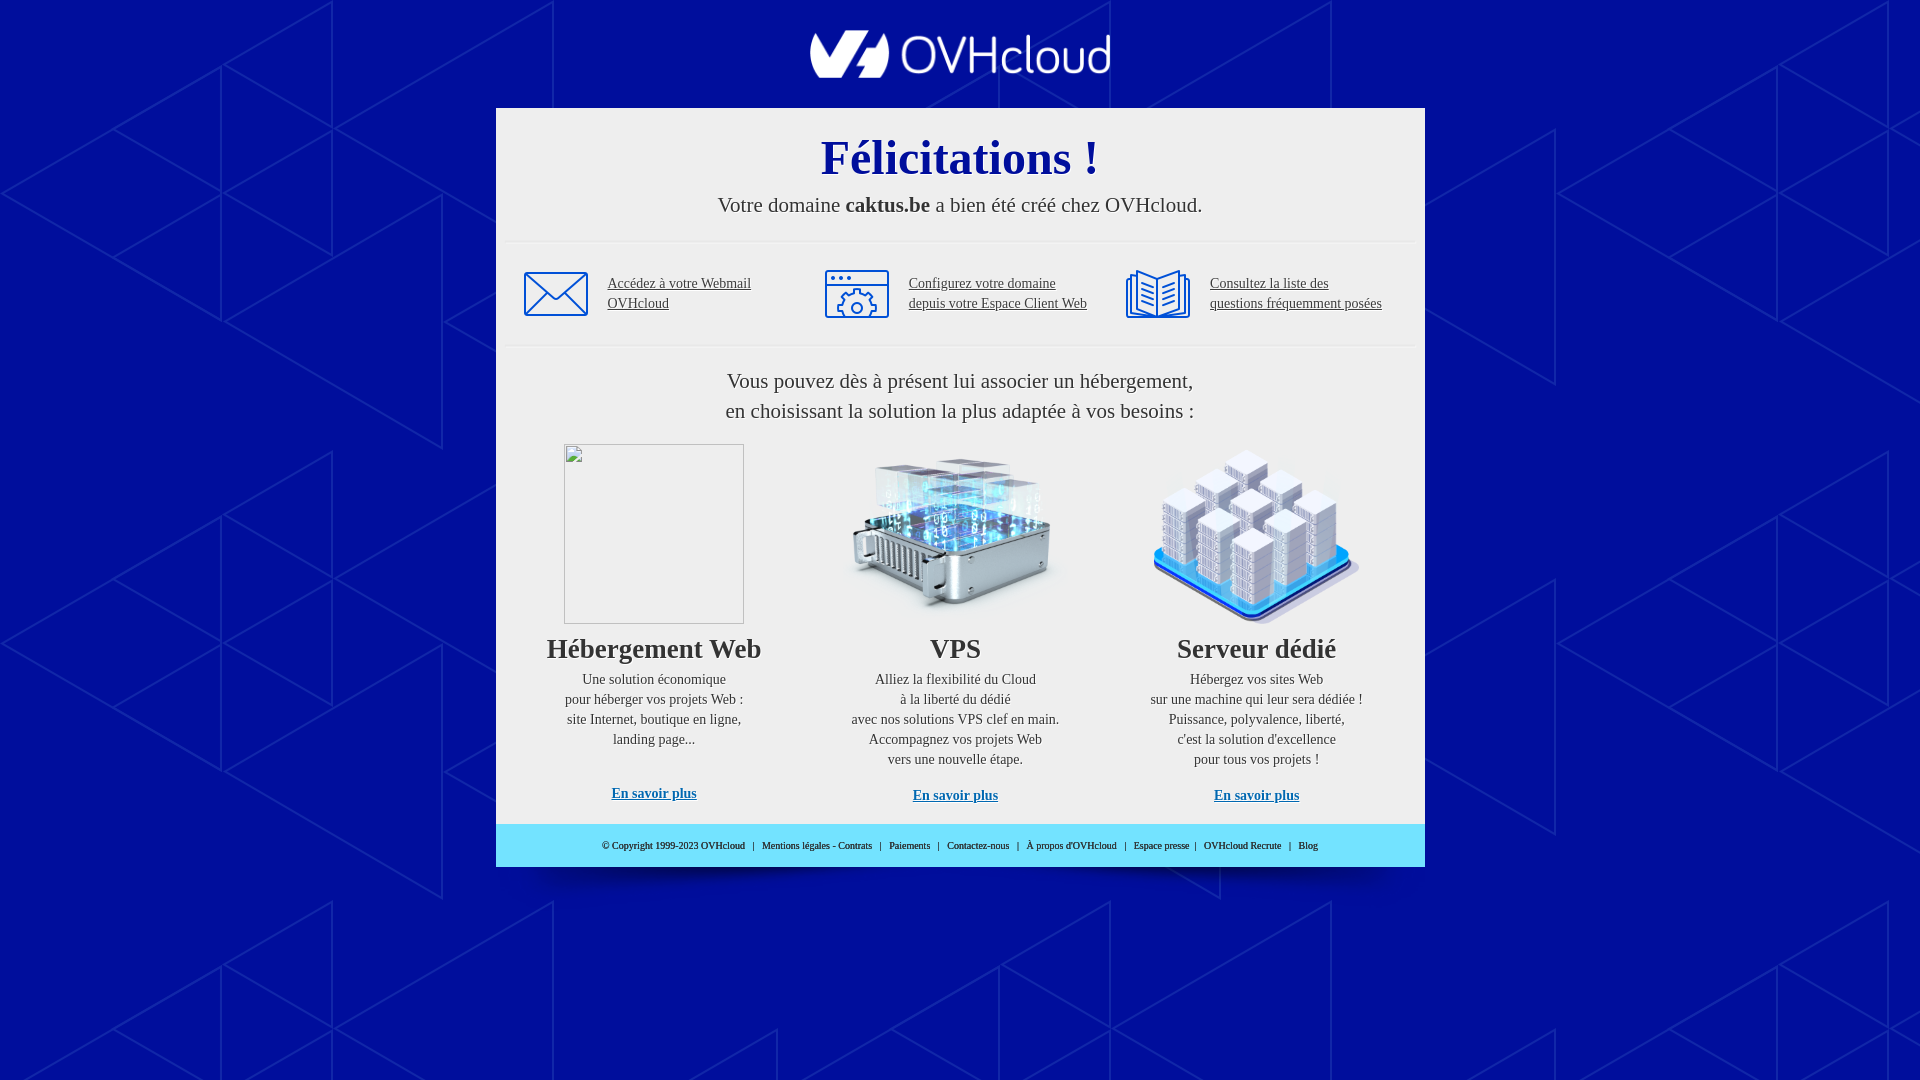 This screenshot has width=1920, height=1080. What do you see at coordinates (960, 71) in the screenshot?
I see `'OVHcloud'` at bounding box center [960, 71].